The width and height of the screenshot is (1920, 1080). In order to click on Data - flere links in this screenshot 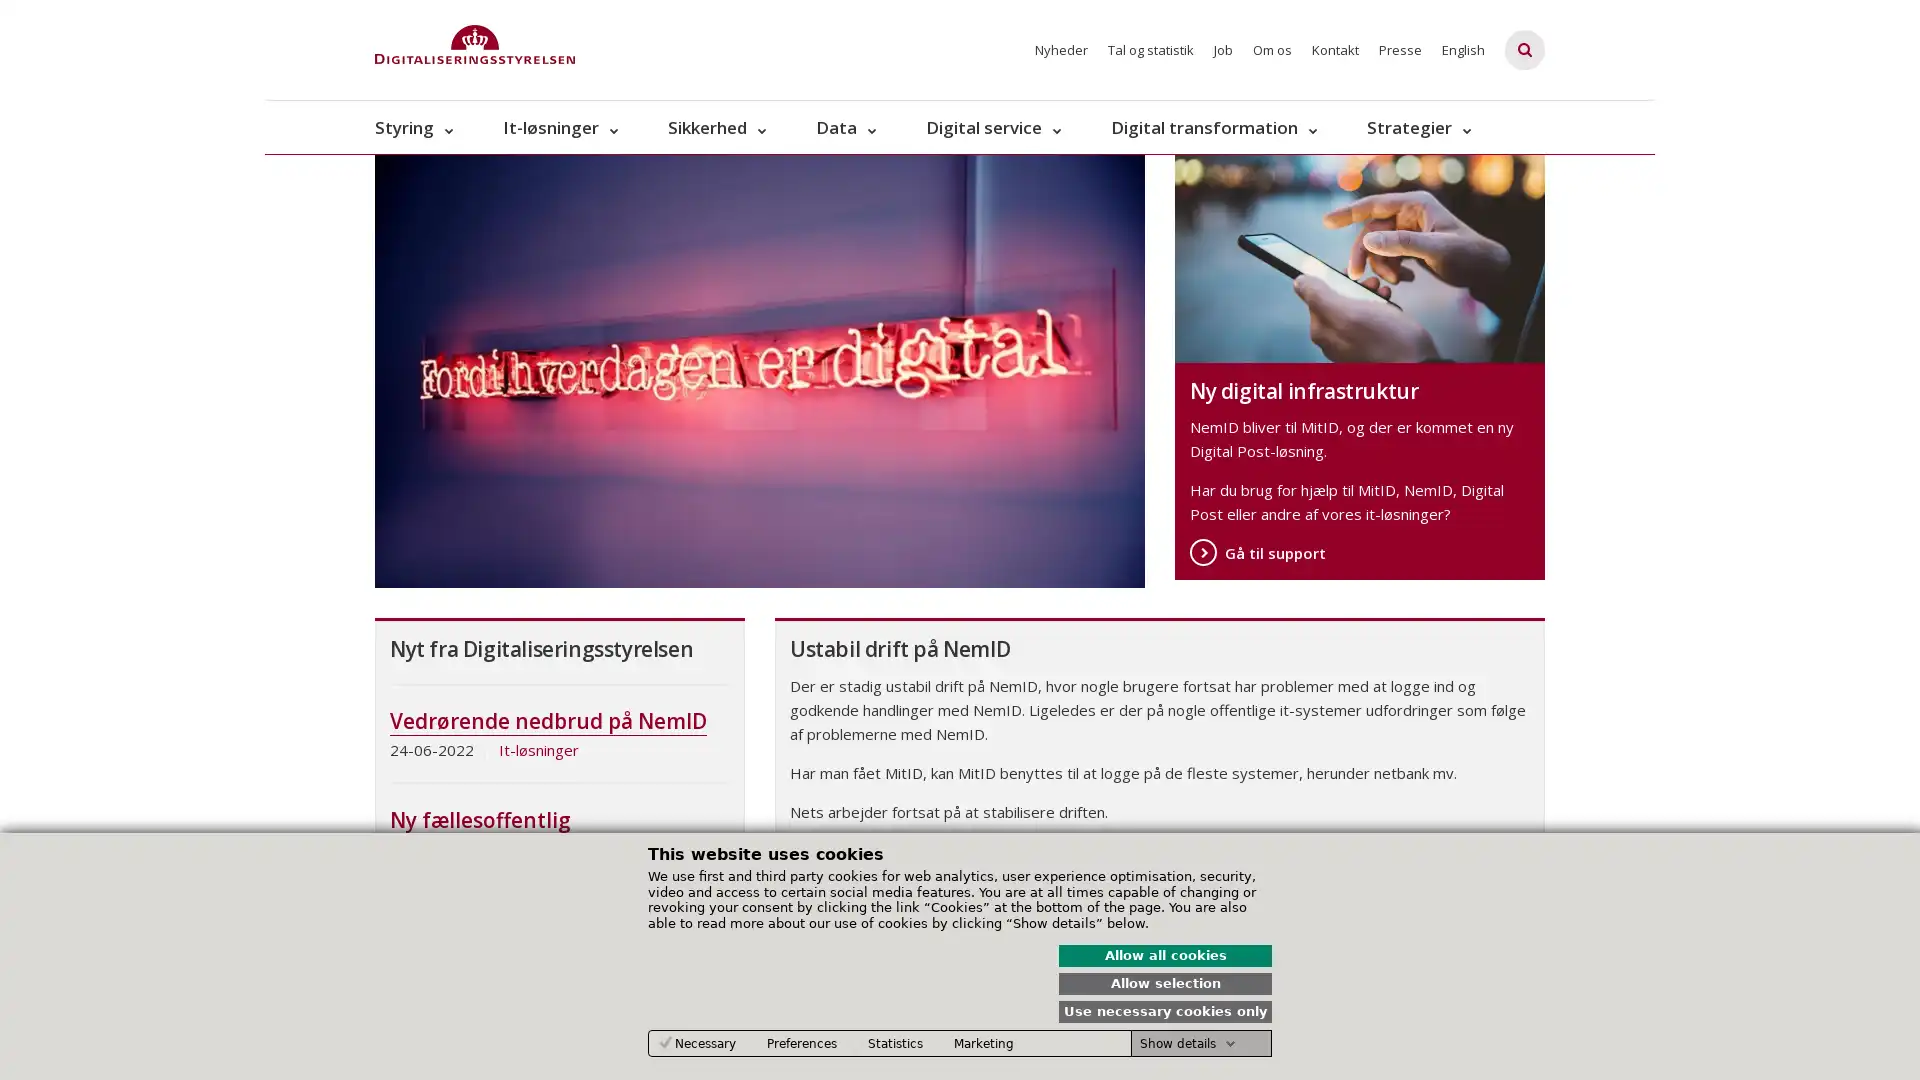, I will do `click(871, 128)`.